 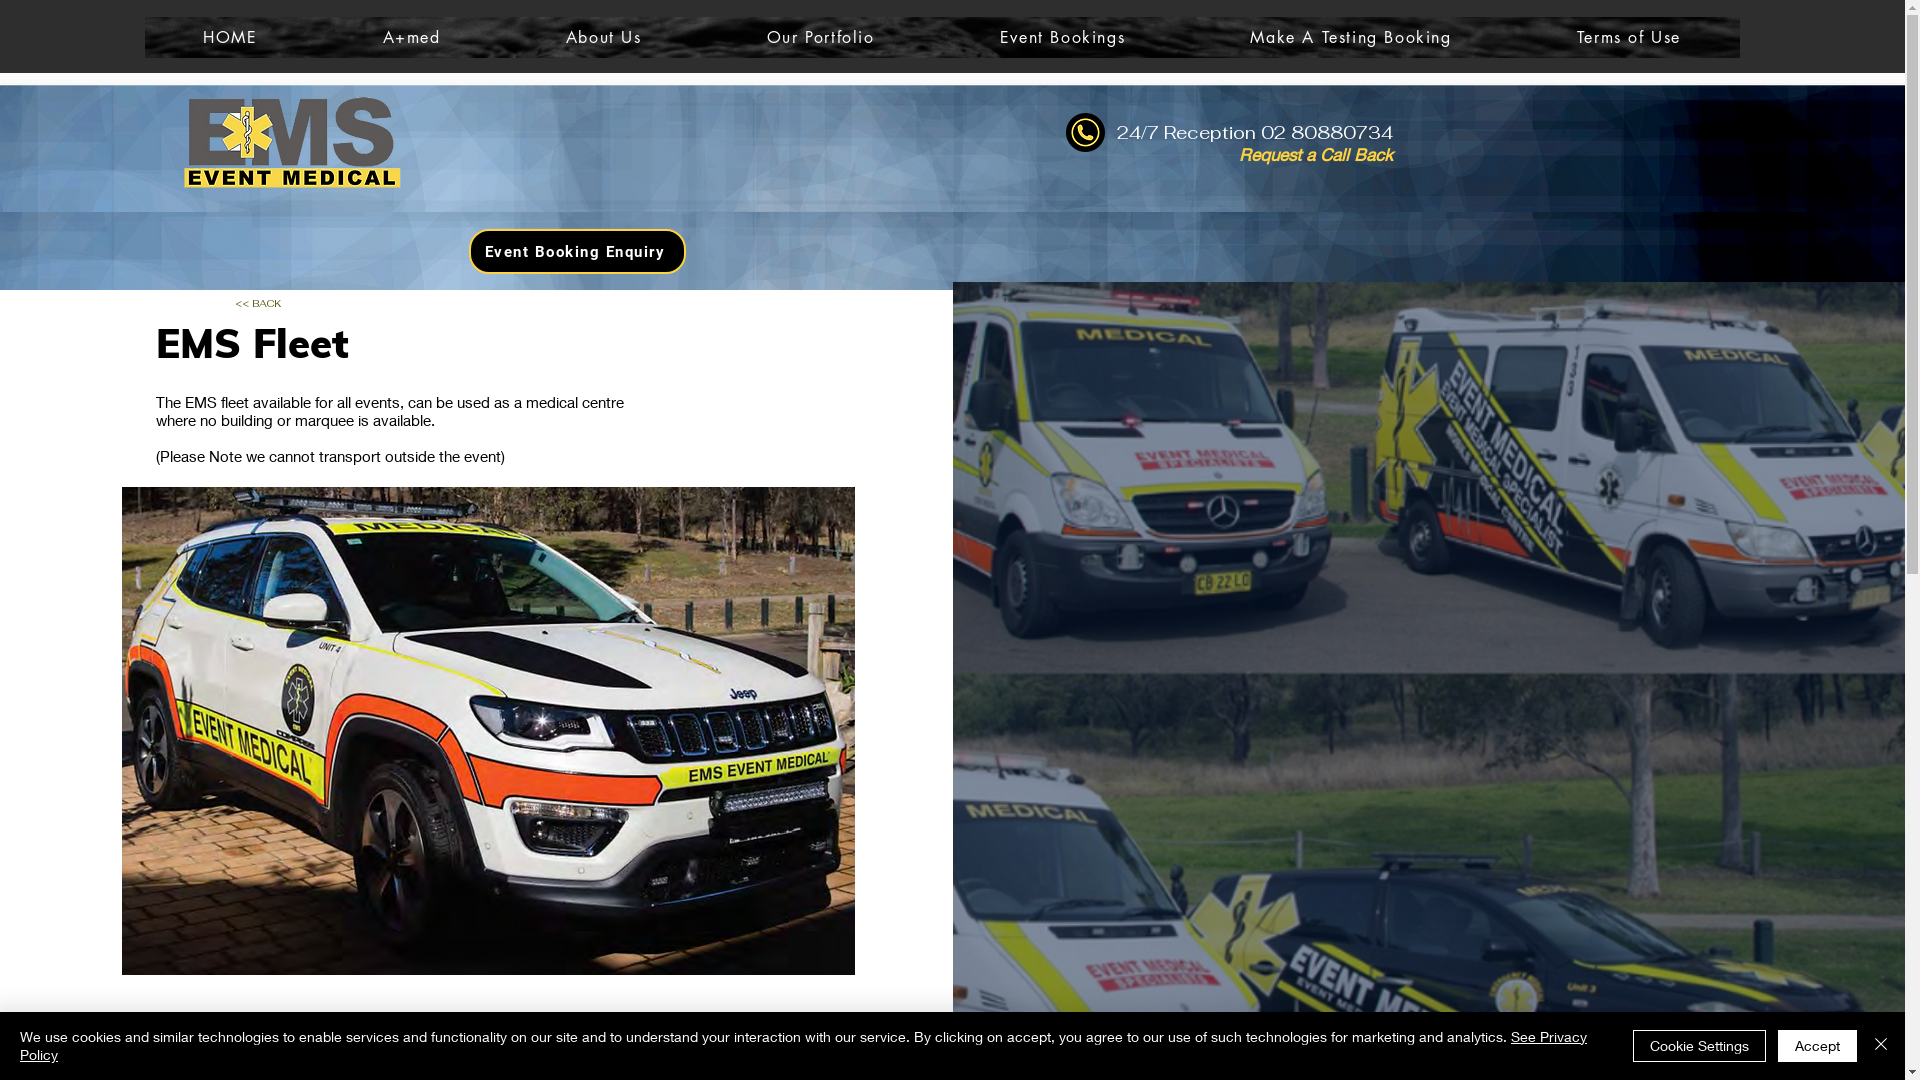 What do you see at coordinates (803, 1044) in the screenshot?
I see `'See Privacy Policy'` at bounding box center [803, 1044].